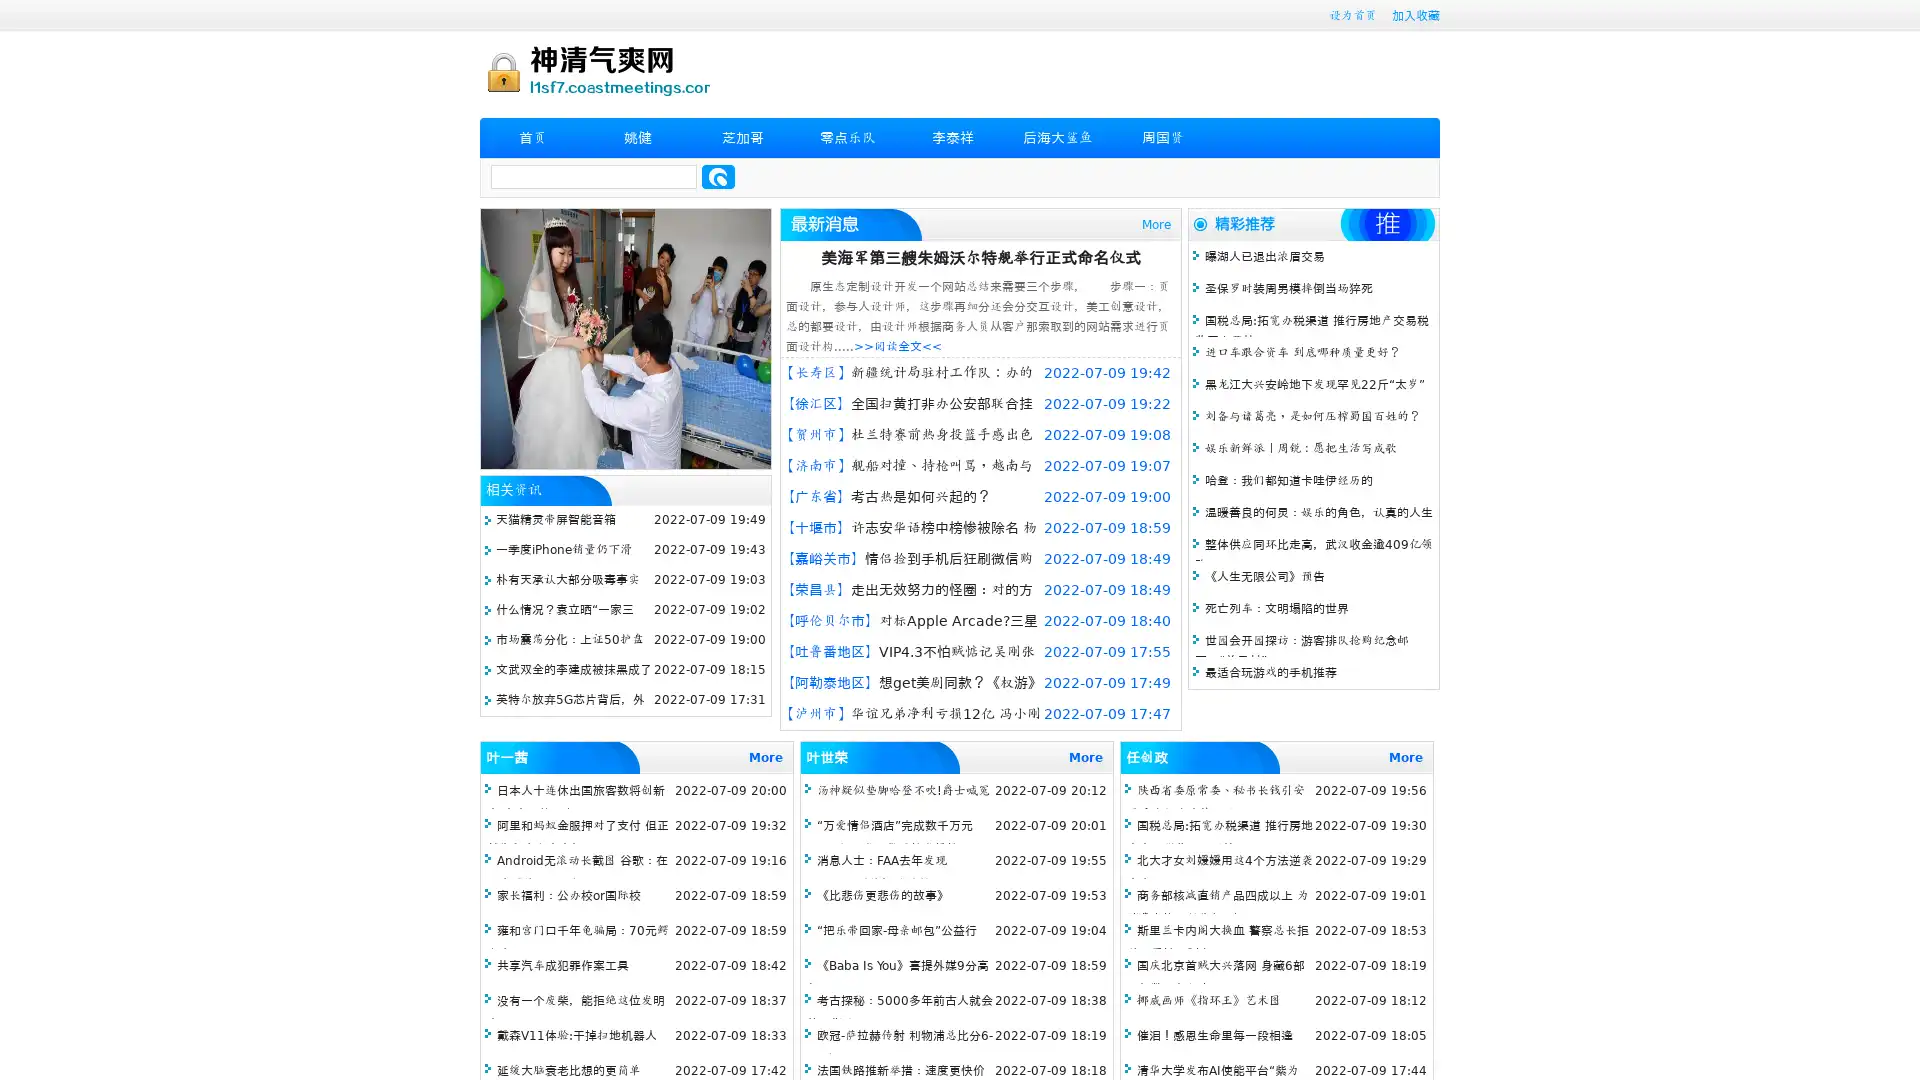 The width and height of the screenshot is (1920, 1080). What do you see at coordinates (718, 176) in the screenshot?
I see `Search` at bounding box center [718, 176].